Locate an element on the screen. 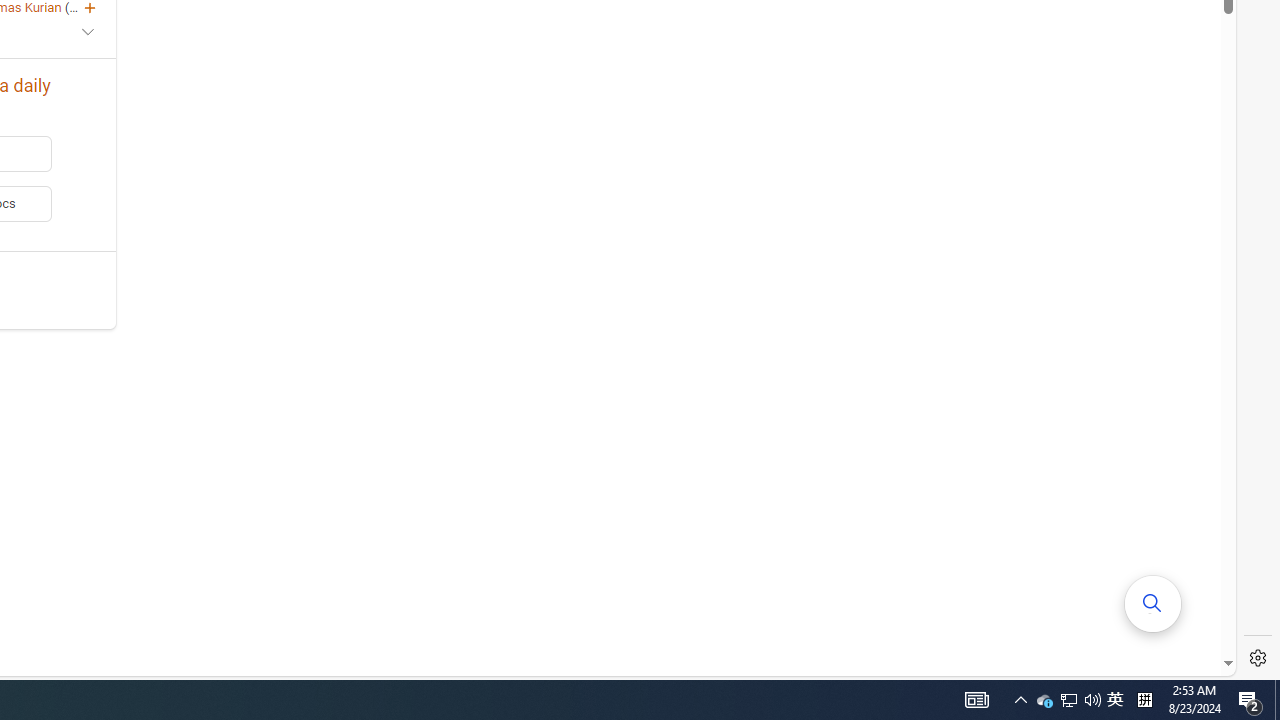  'Settings' is located at coordinates (1257, 658).